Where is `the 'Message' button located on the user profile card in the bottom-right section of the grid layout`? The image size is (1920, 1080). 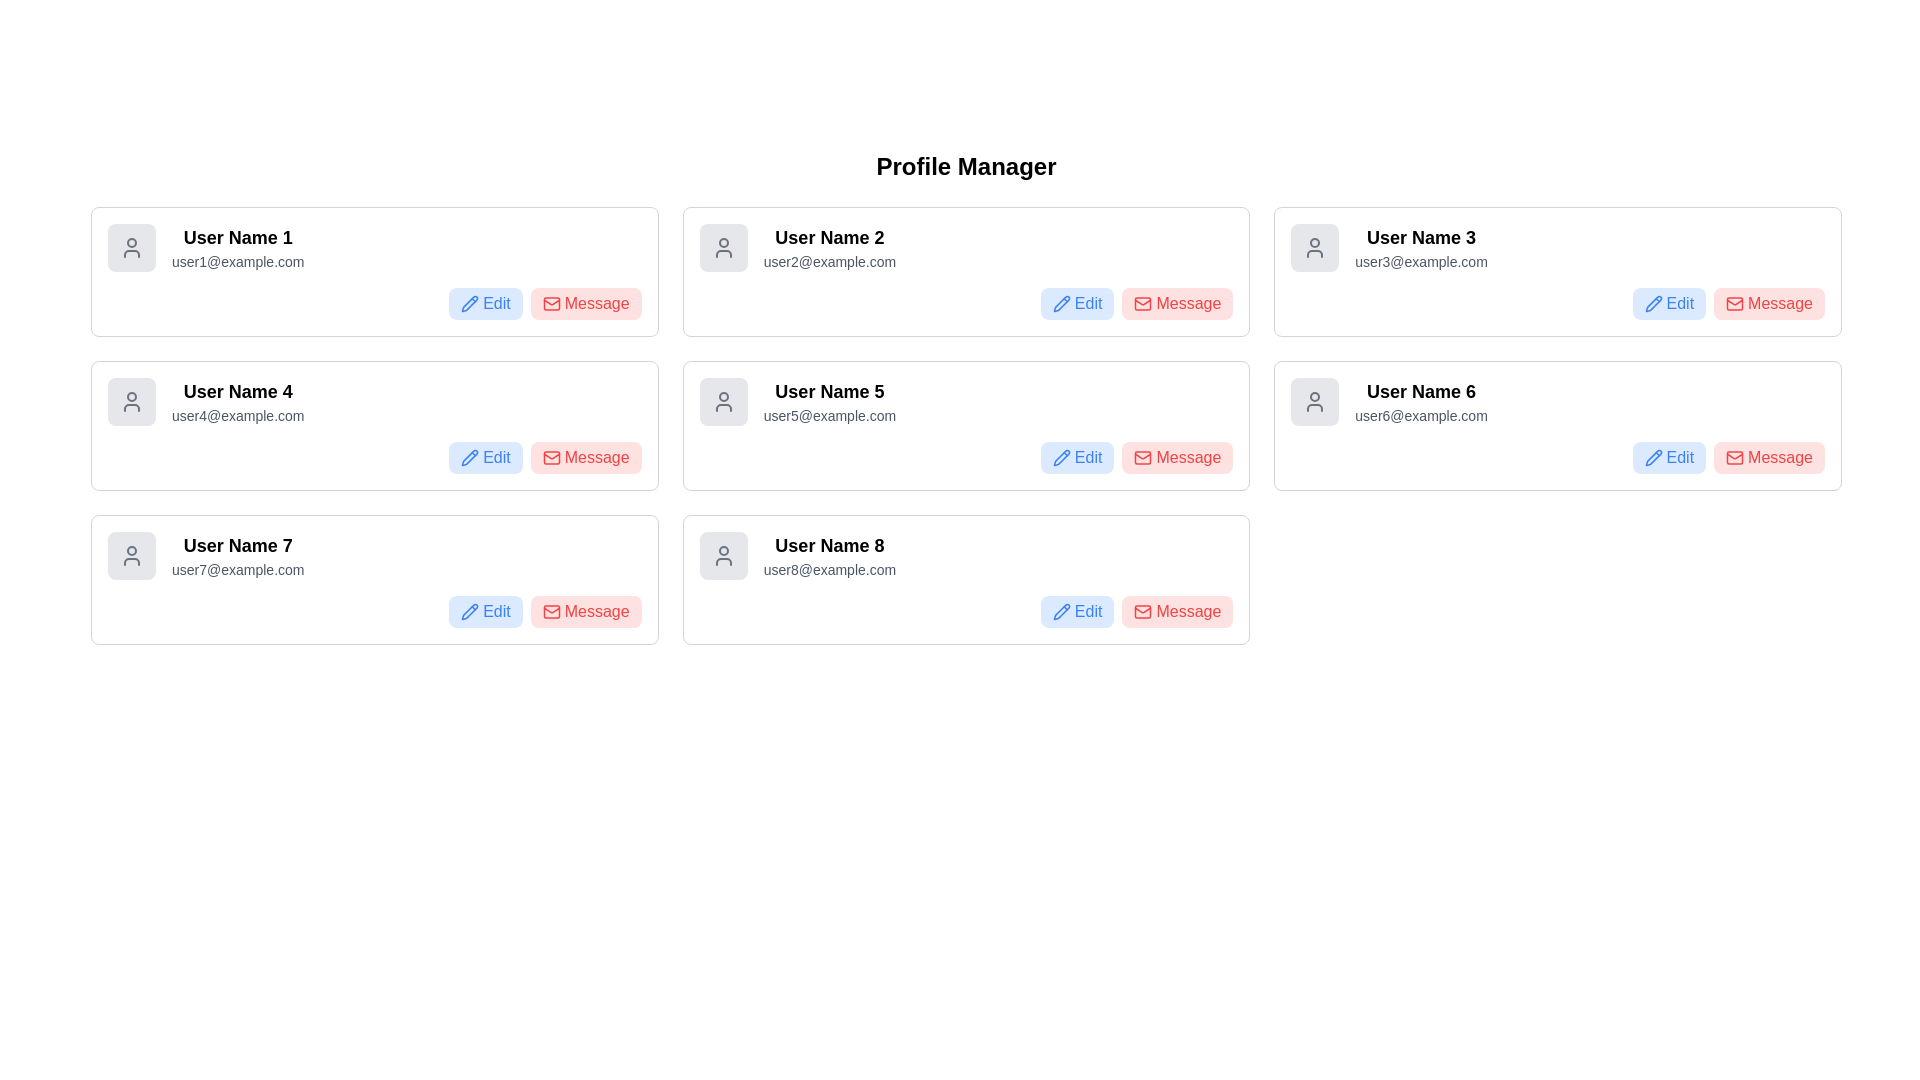 the 'Message' button located on the user profile card in the bottom-right section of the grid layout is located at coordinates (1557, 424).